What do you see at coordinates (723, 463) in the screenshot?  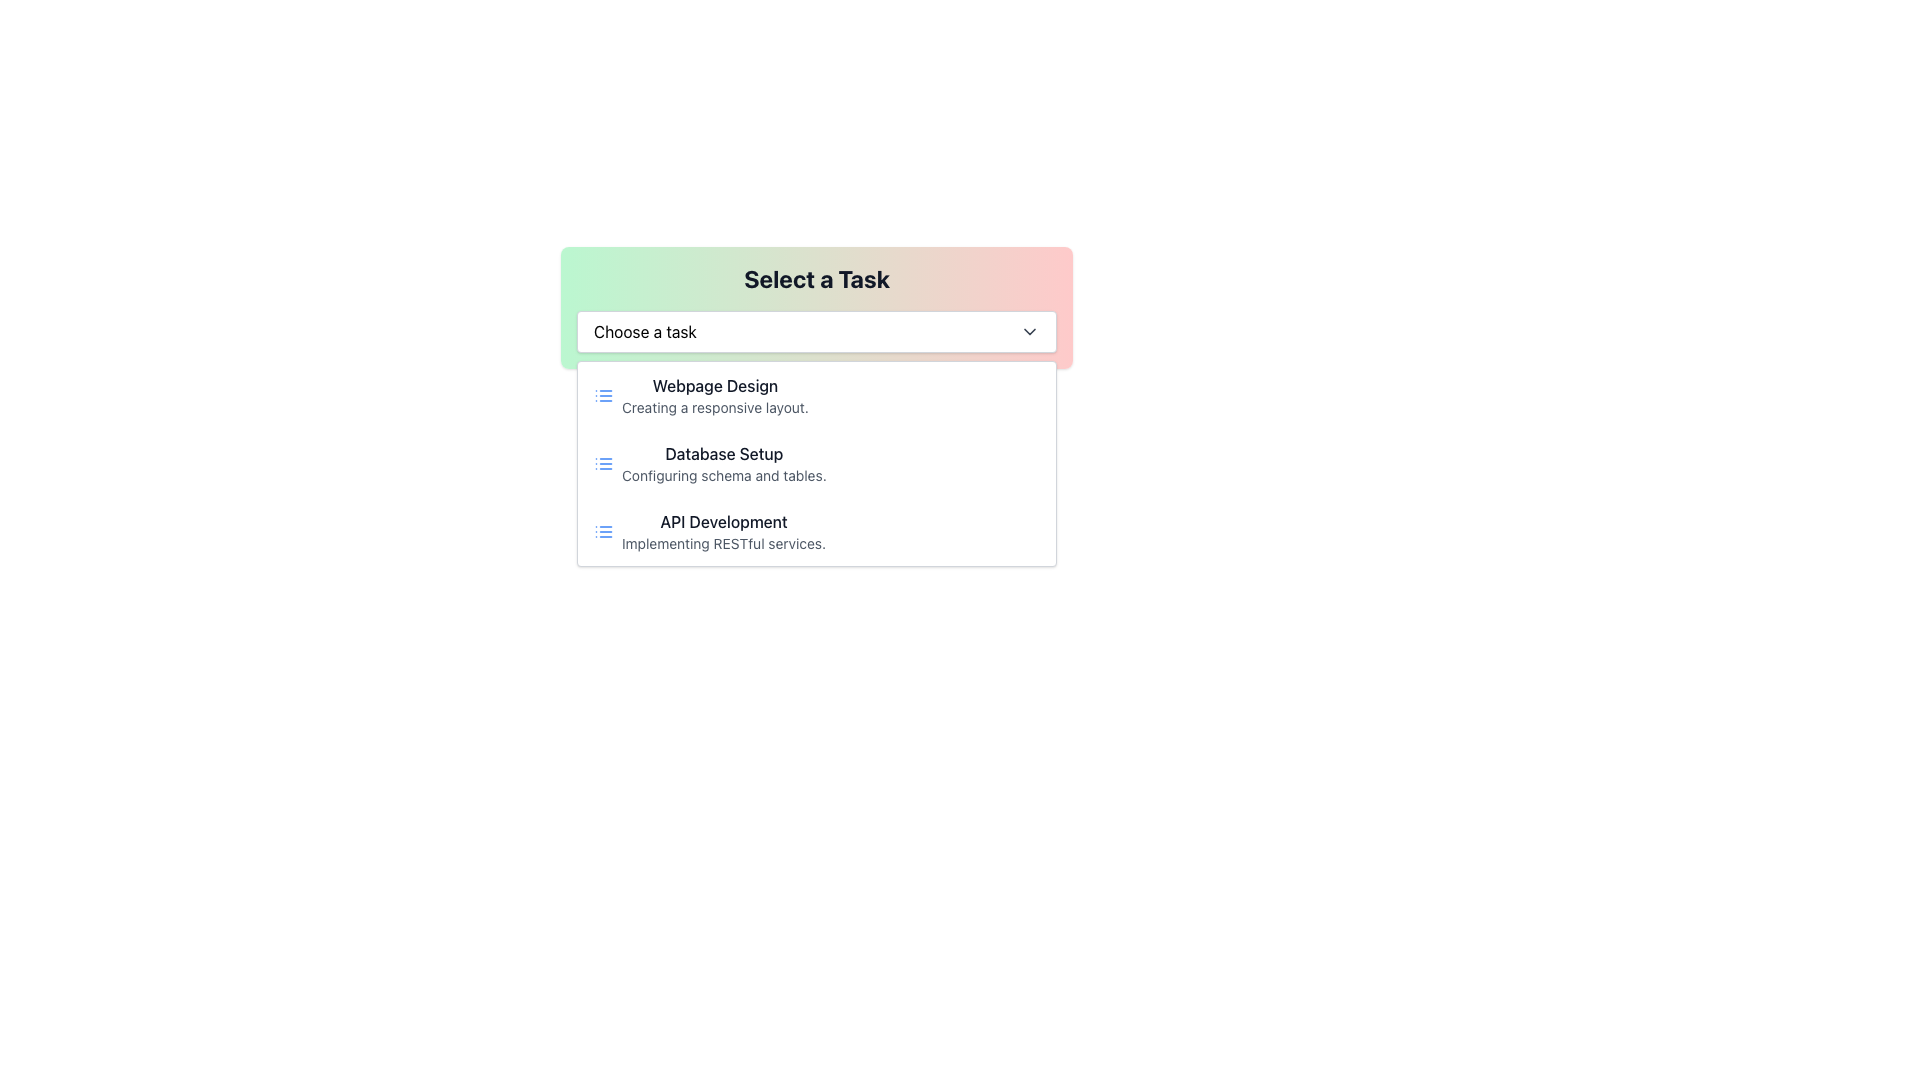 I see `the second menu option` at bounding box center [723, 463].